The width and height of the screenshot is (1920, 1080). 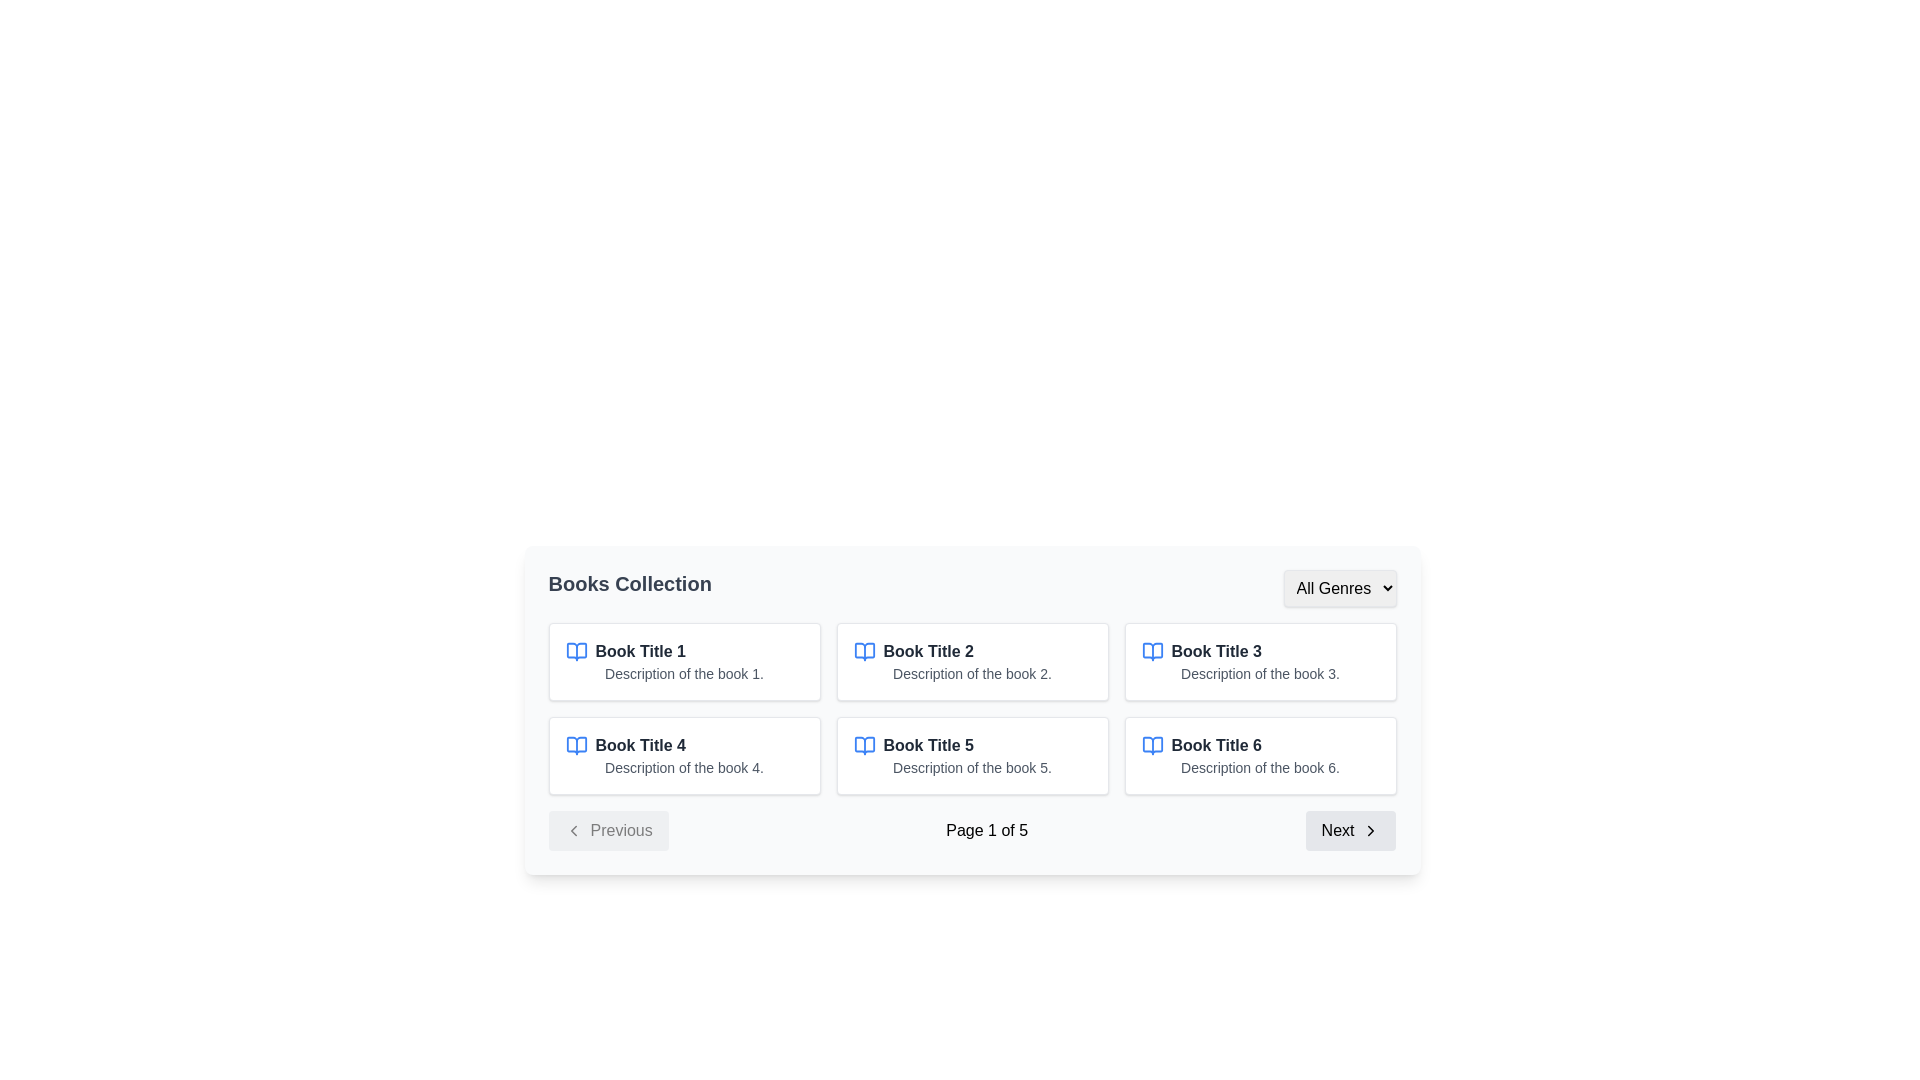 What do you see at coordinates (684, 651) in the screenshot?
I see `the Text and Icon Layout representing the first book title in the Books Collection interface, located in the top-left corner of the grid` at bounding box center [684, 651].